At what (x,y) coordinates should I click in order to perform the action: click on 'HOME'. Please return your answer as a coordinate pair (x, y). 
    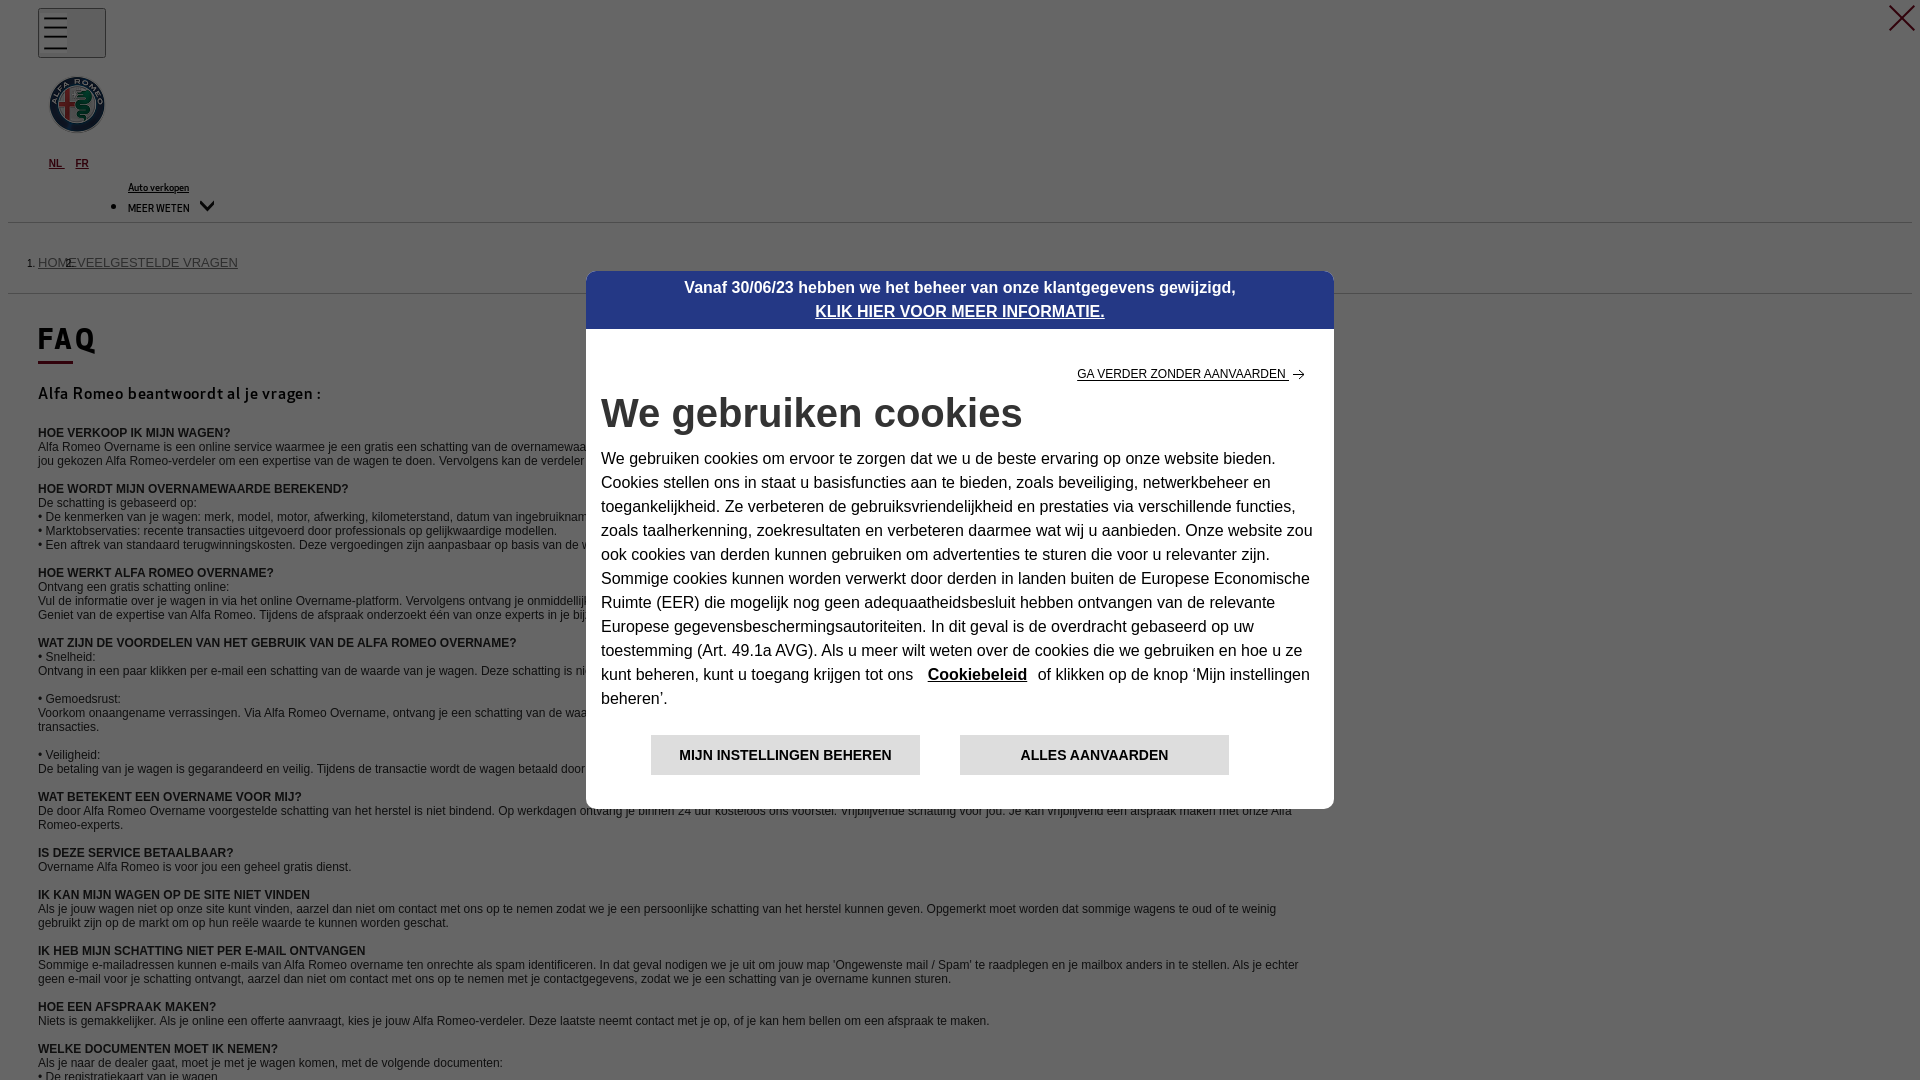
    Looking at the image, I should click on (57, 261).